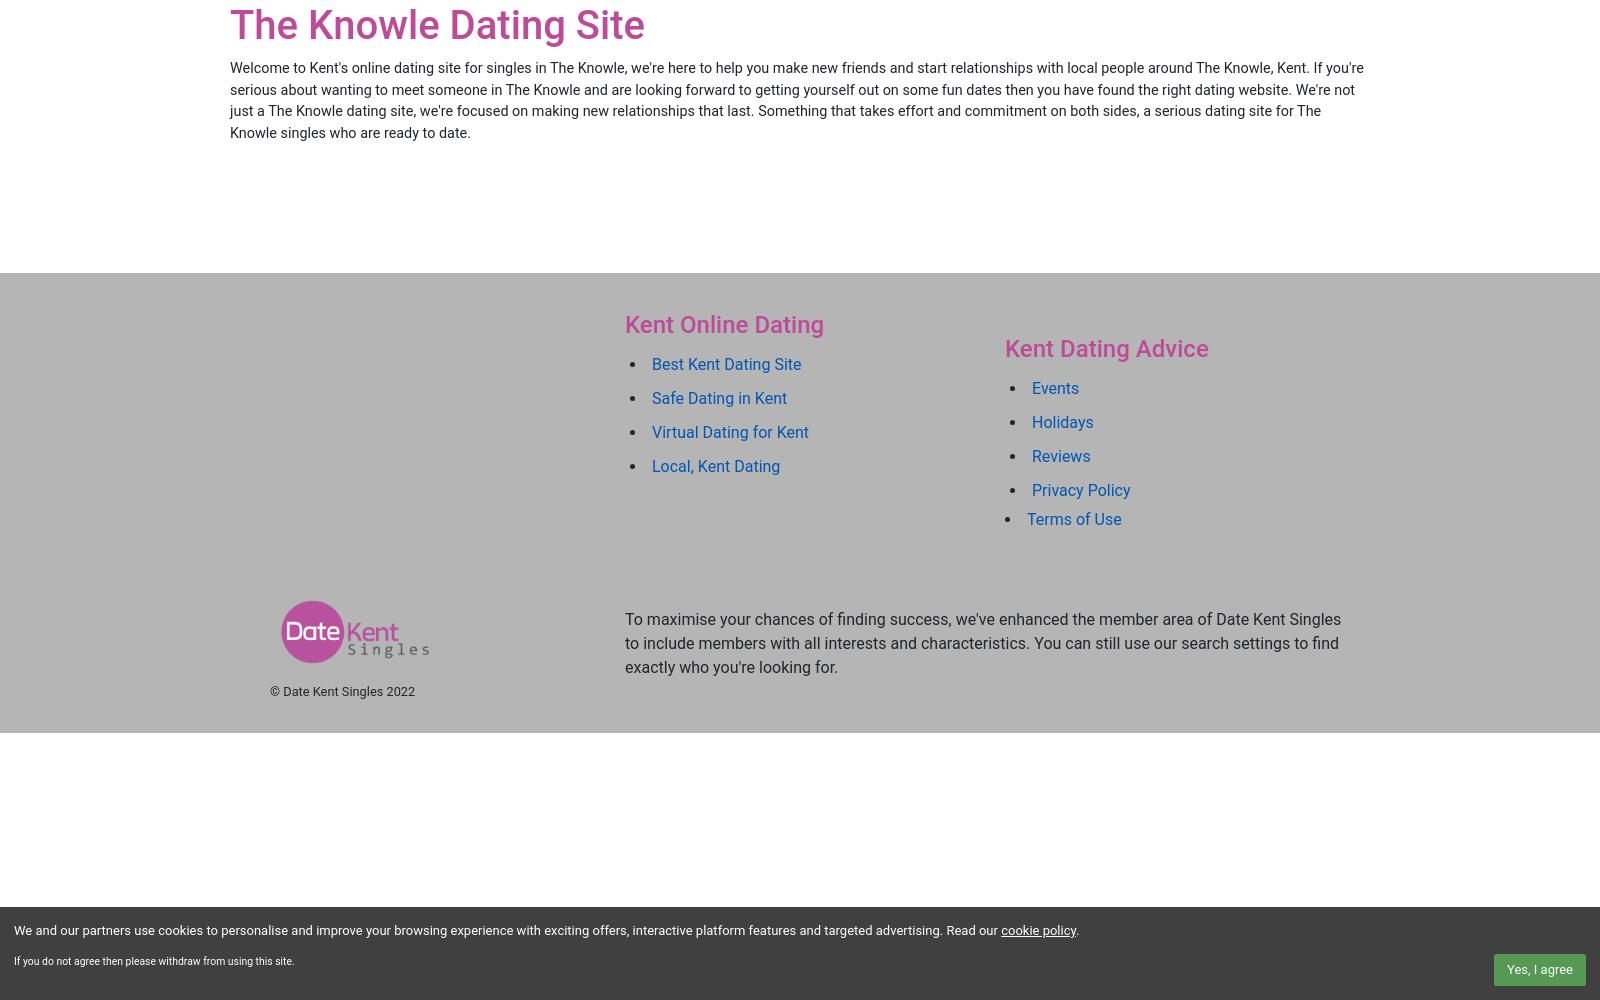  Describe the element at coordinates (724, 324) in the screenshot. I see `'Kent Online Dating'` at that location.